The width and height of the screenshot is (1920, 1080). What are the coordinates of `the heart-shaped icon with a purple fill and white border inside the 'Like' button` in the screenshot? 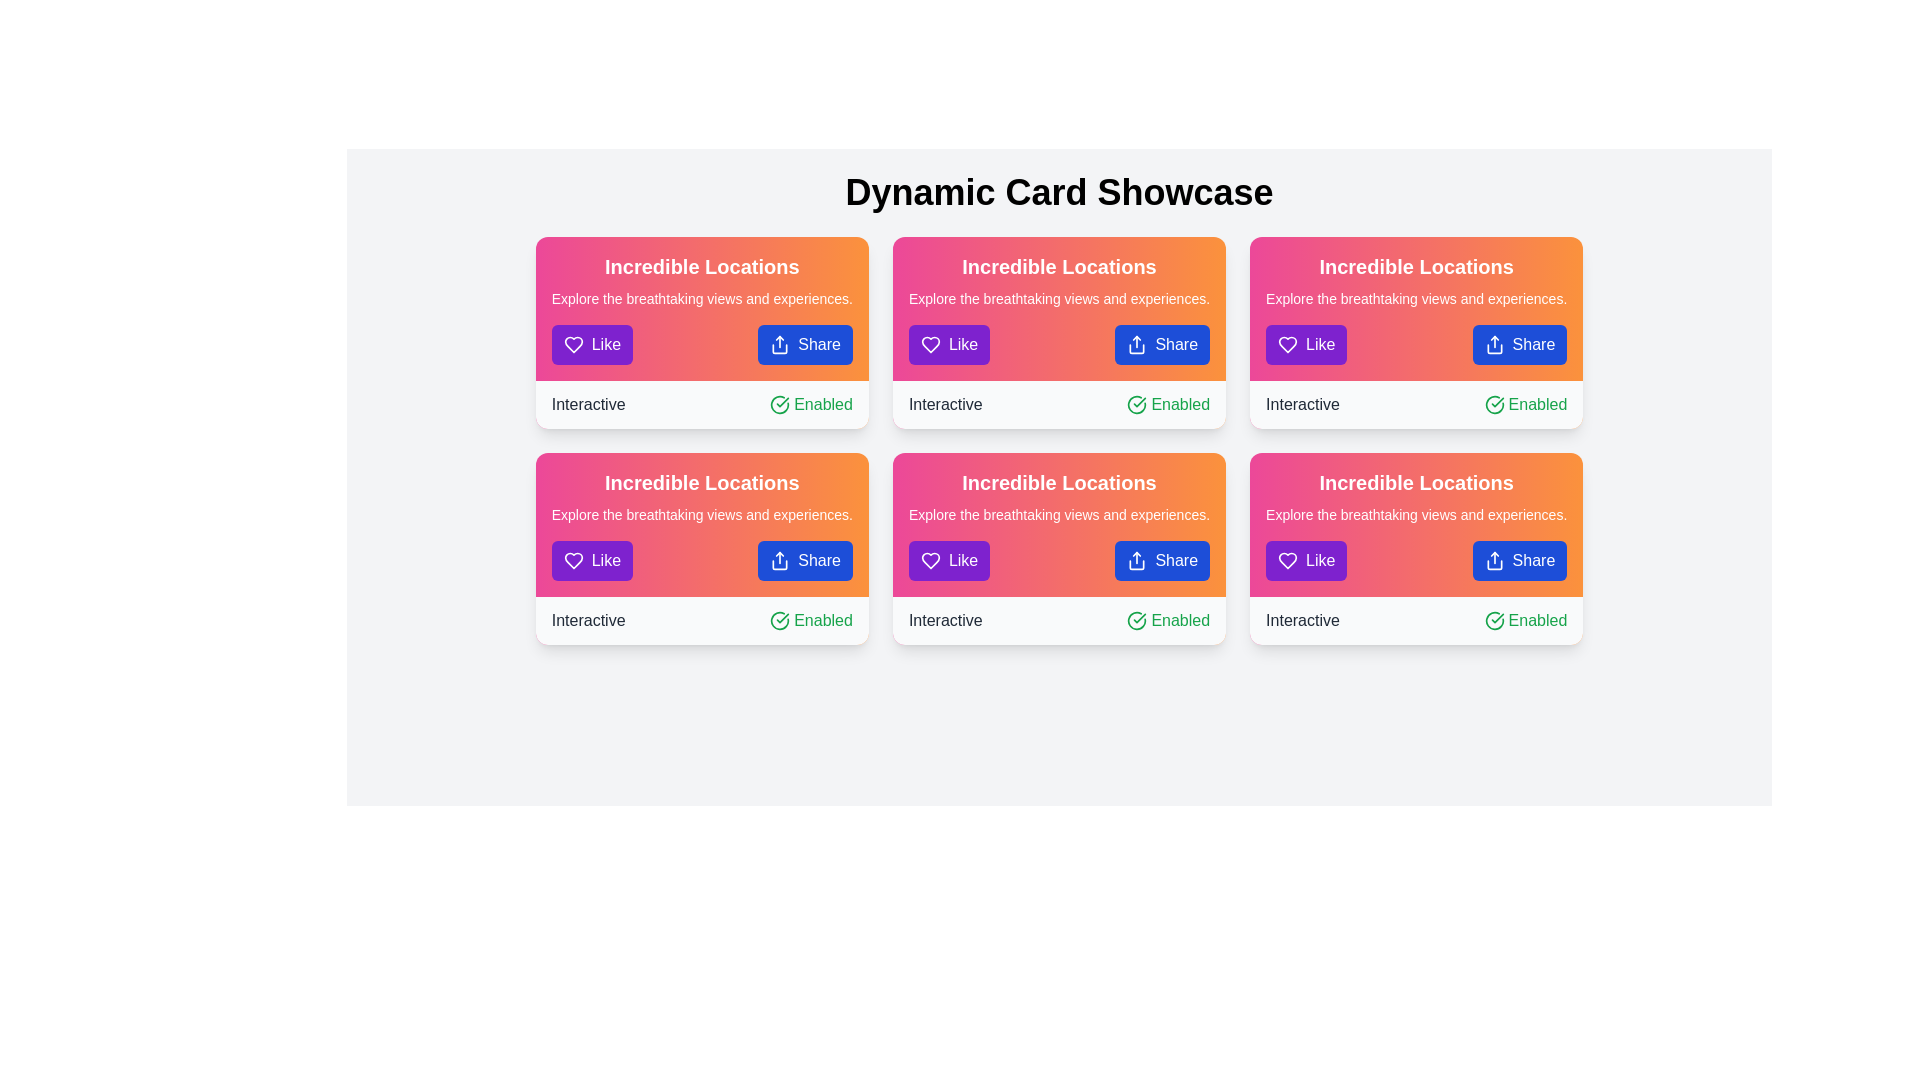 It's located at (1288, 560).